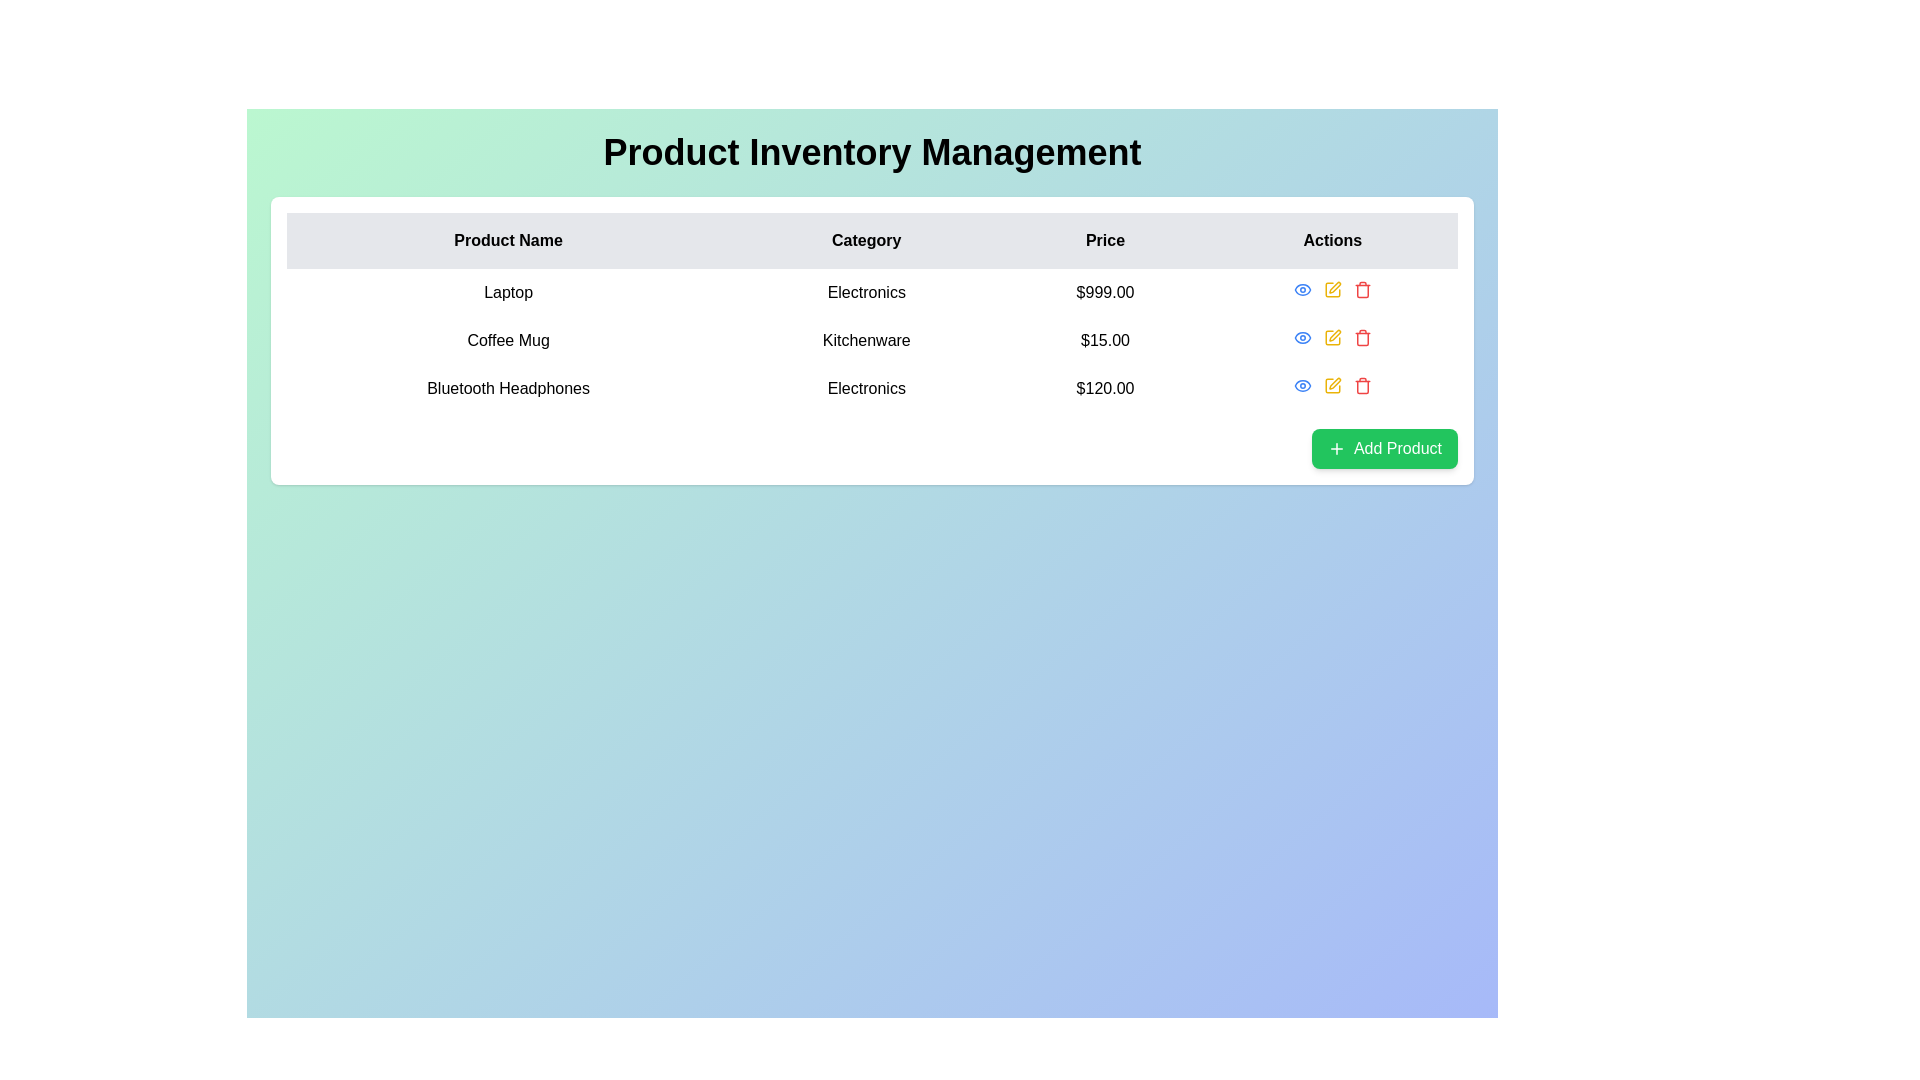 This screenshot has height=1080, width=1920. Describe the element at coordinates (1332, 289) in the screenshot. I see `the yellow pencil icon located in the 'Actions' column of the first row in the table` at that location.